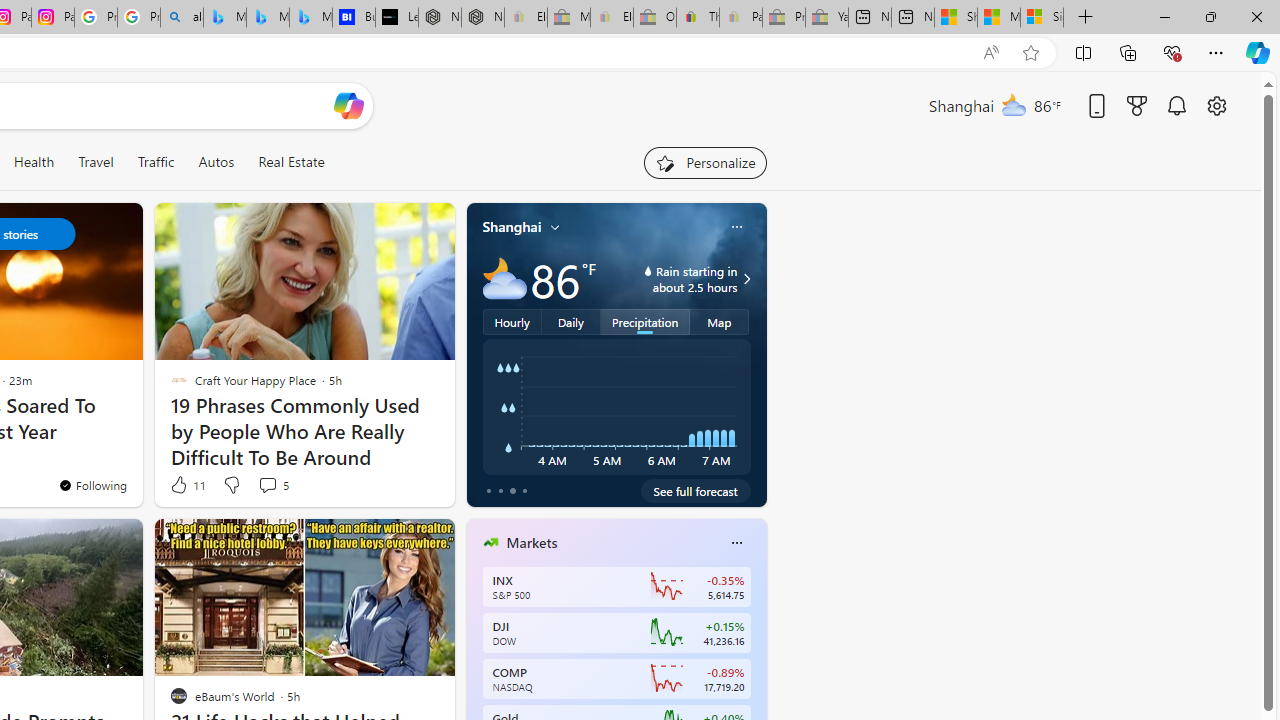 The image size is (1280, 720). I want to click on 'Autos', so click(216, 161).